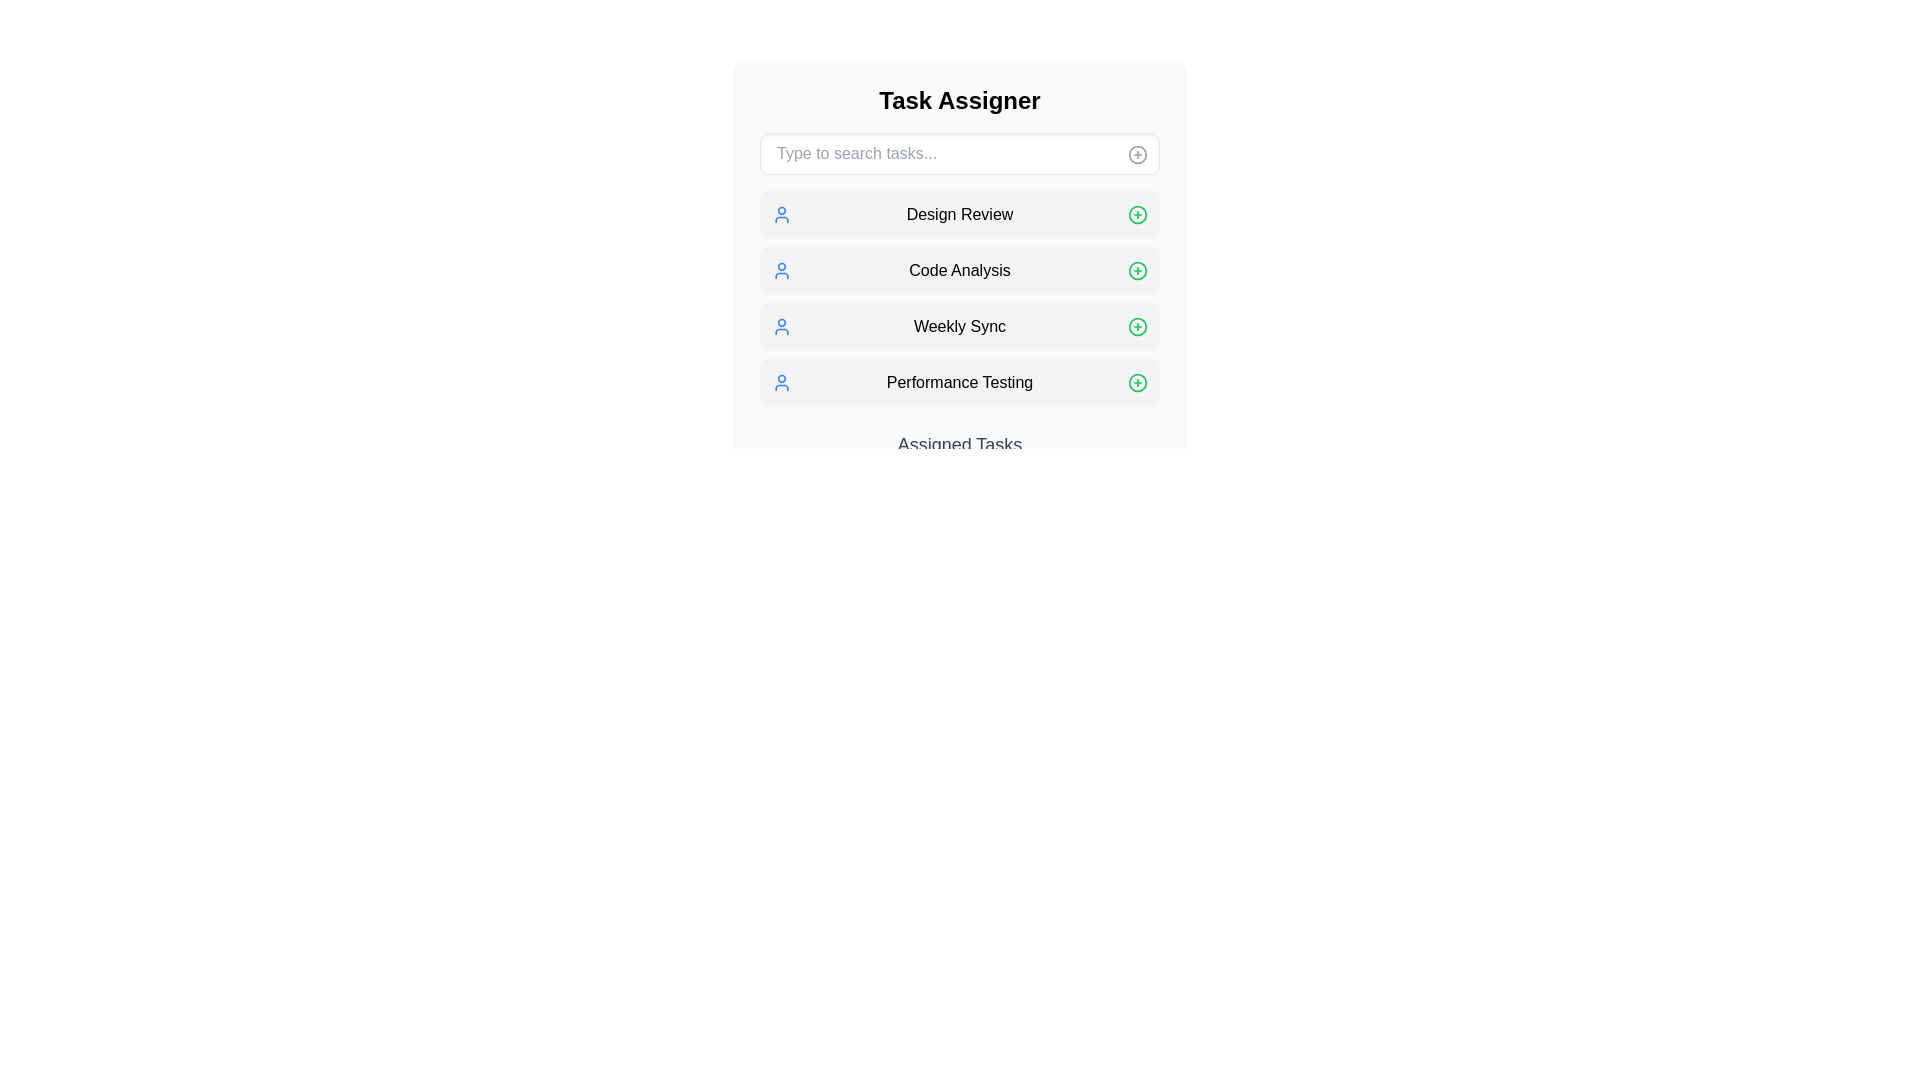  Describe the element at coordinates (960, 270) in the screenshot. I see `the 'Code Analysis' text label in the 'Task Assigner' vertical list, which is the second entry among four, to interact with it` at that location.